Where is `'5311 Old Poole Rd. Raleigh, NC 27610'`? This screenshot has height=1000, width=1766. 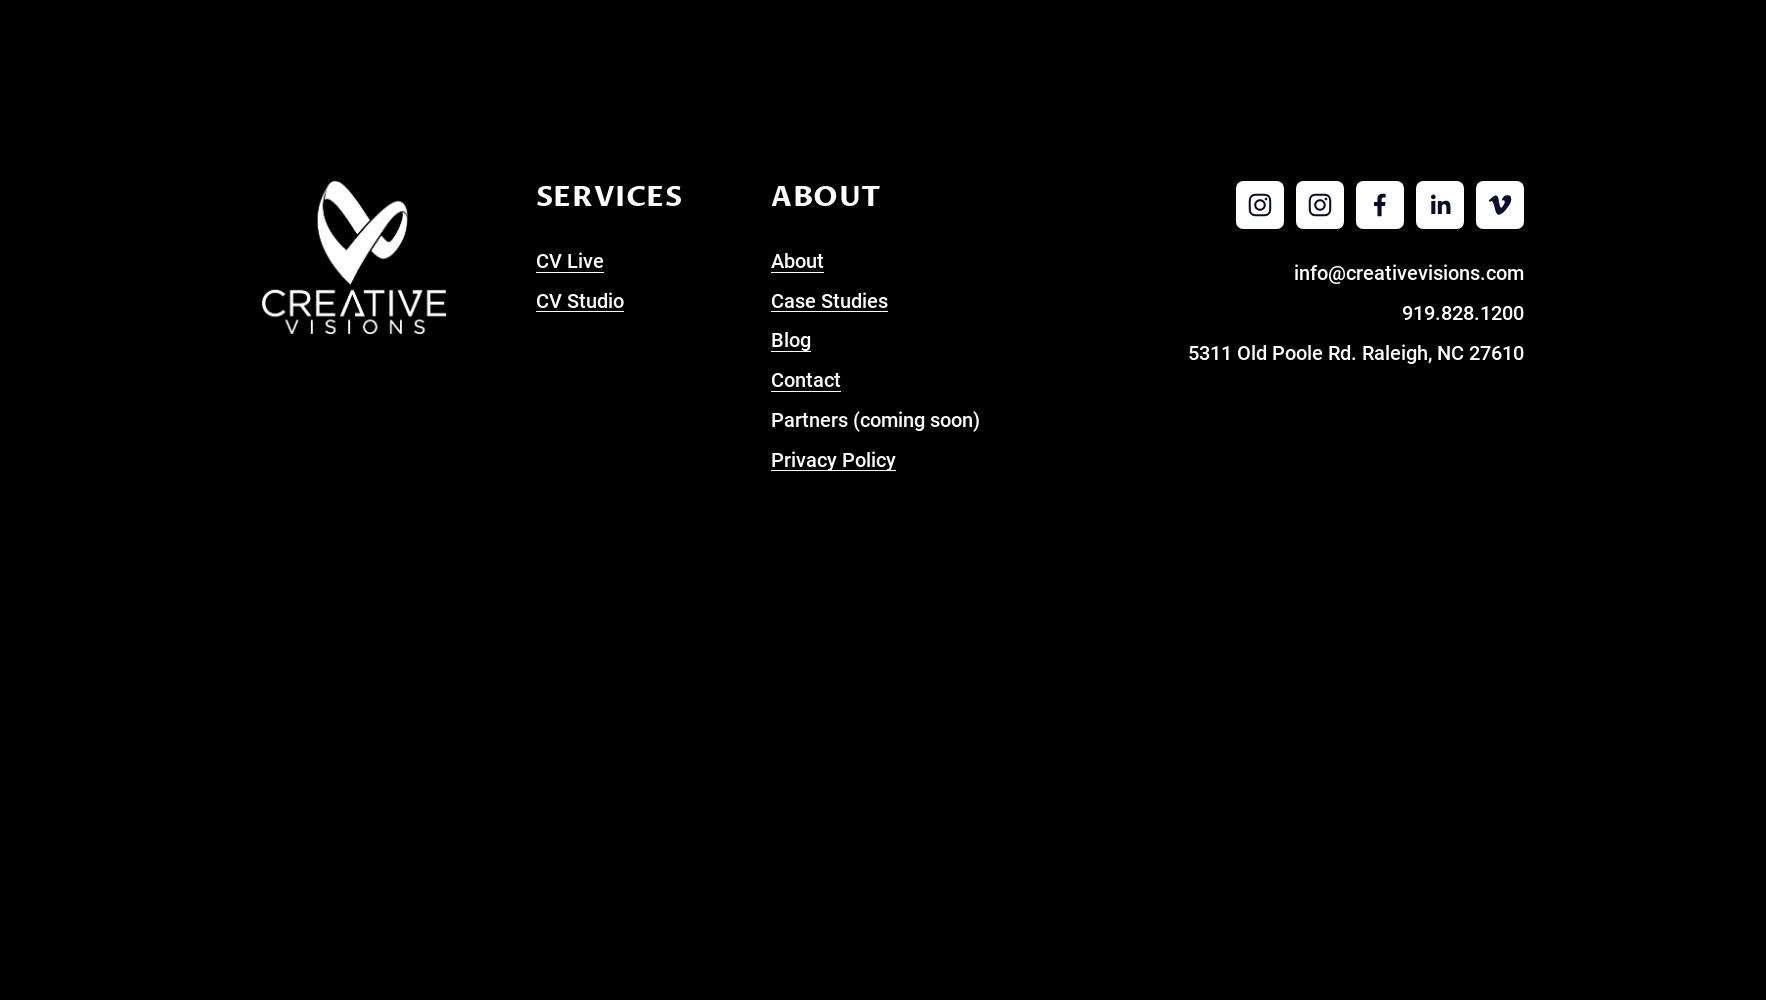
'5311 Old Poole Rd. Raleigh, NC 27610' is located at coordinates (1355, 351).